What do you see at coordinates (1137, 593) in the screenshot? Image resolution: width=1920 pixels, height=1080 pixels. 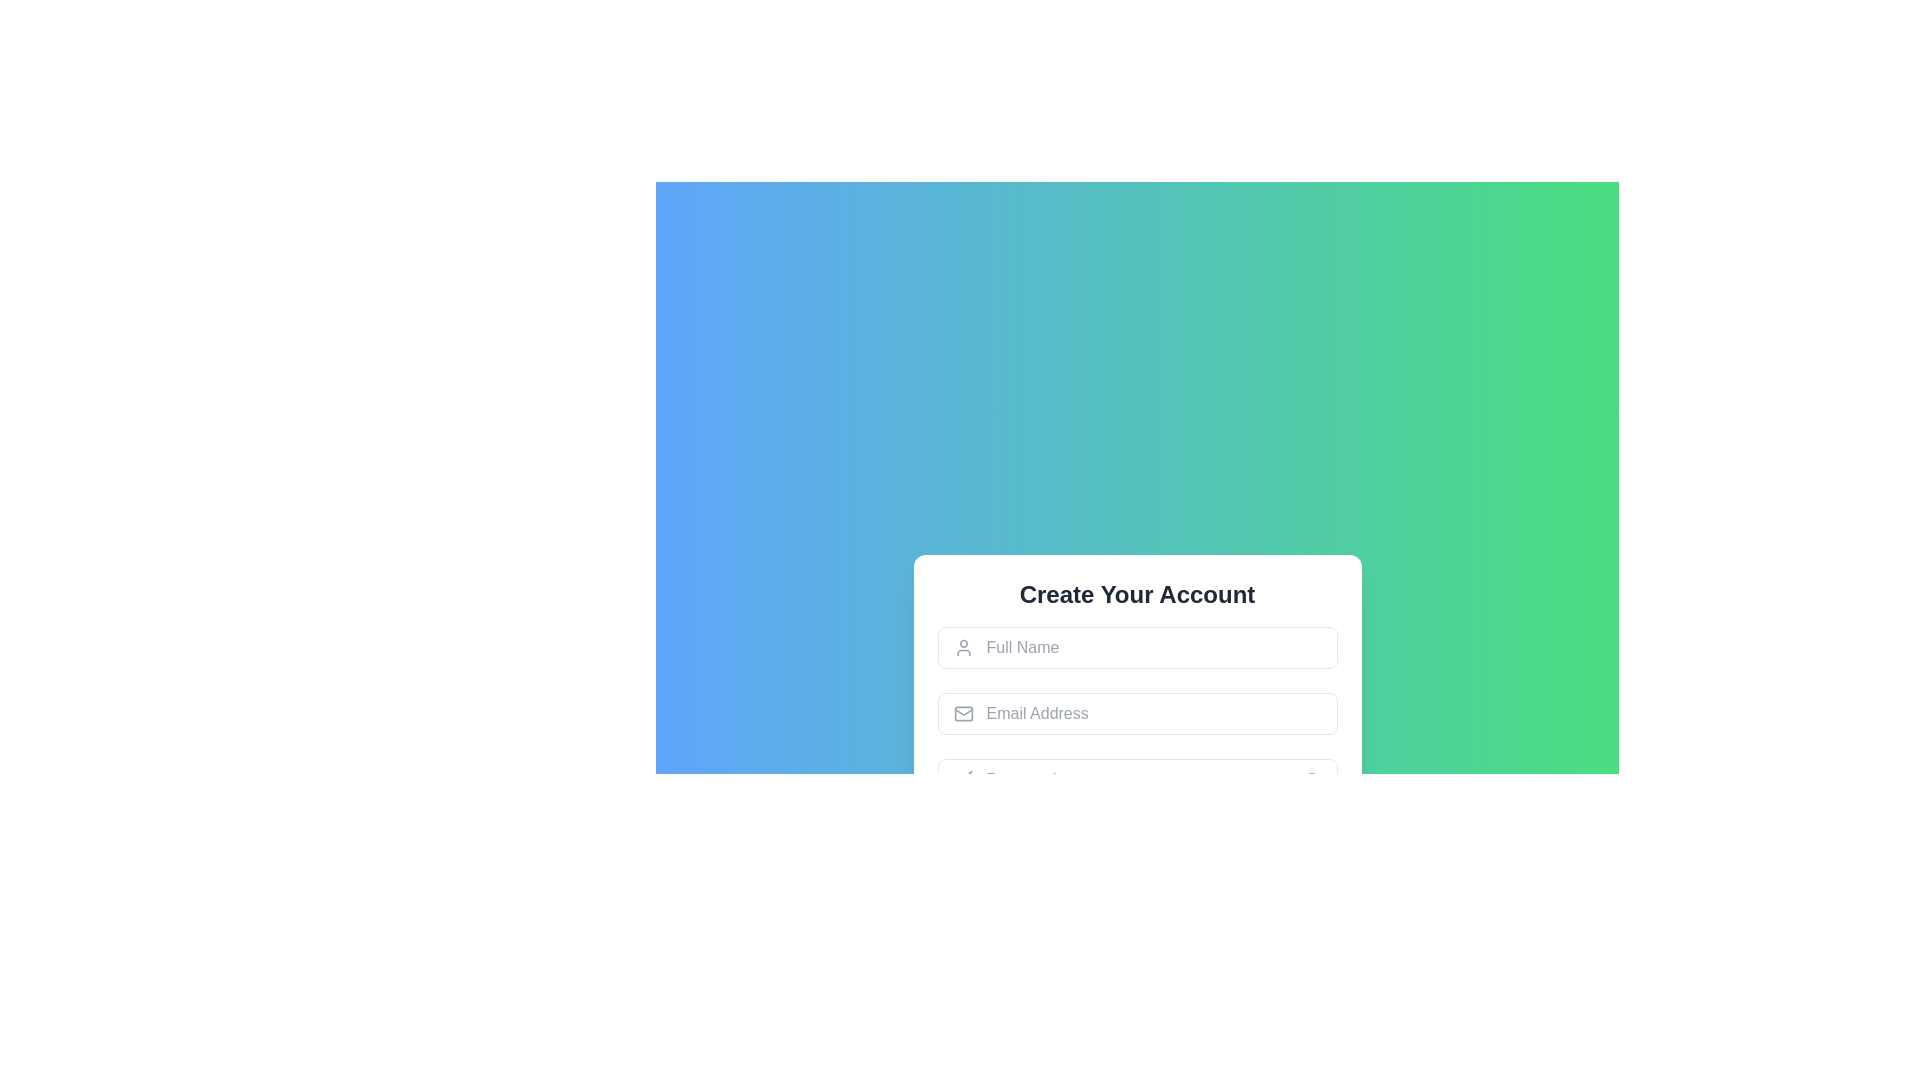 I see `the prominent and bold text label displaying 'Create Your Account', which is centered horizontally in a white, rounded box at the topmost position` at bounding box center [1137, 593].